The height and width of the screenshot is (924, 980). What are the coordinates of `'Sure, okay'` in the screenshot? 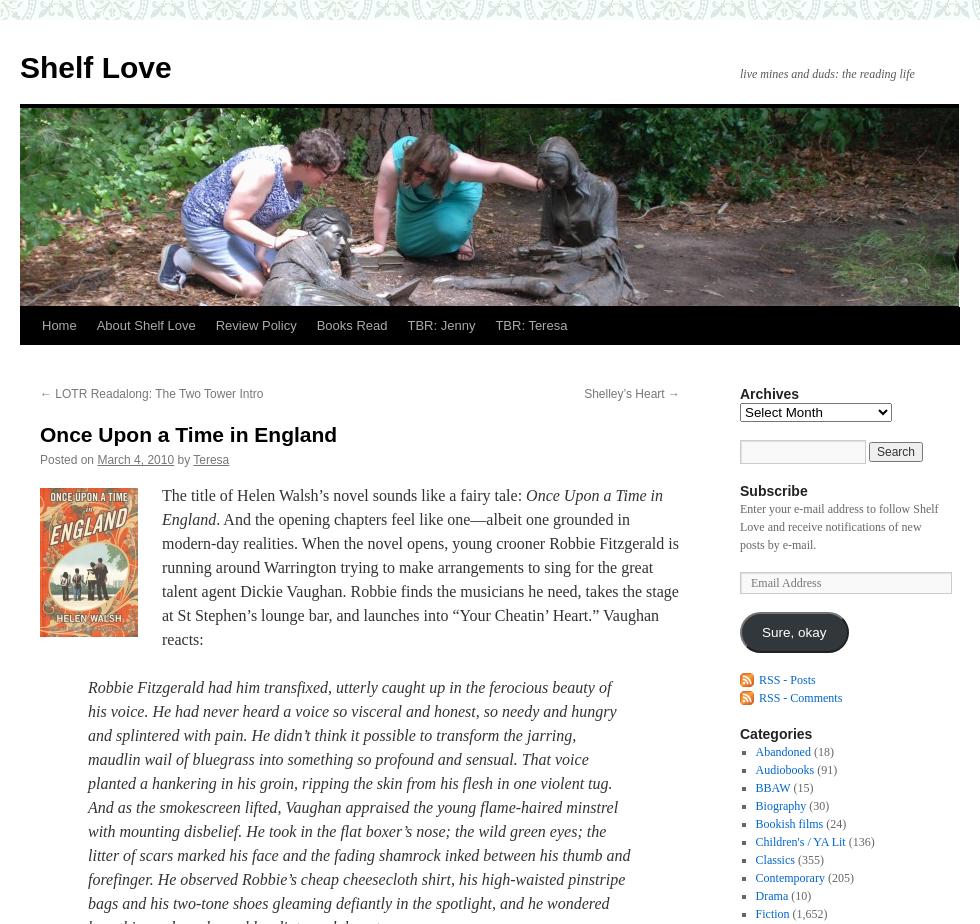 It's located at (793, 632).